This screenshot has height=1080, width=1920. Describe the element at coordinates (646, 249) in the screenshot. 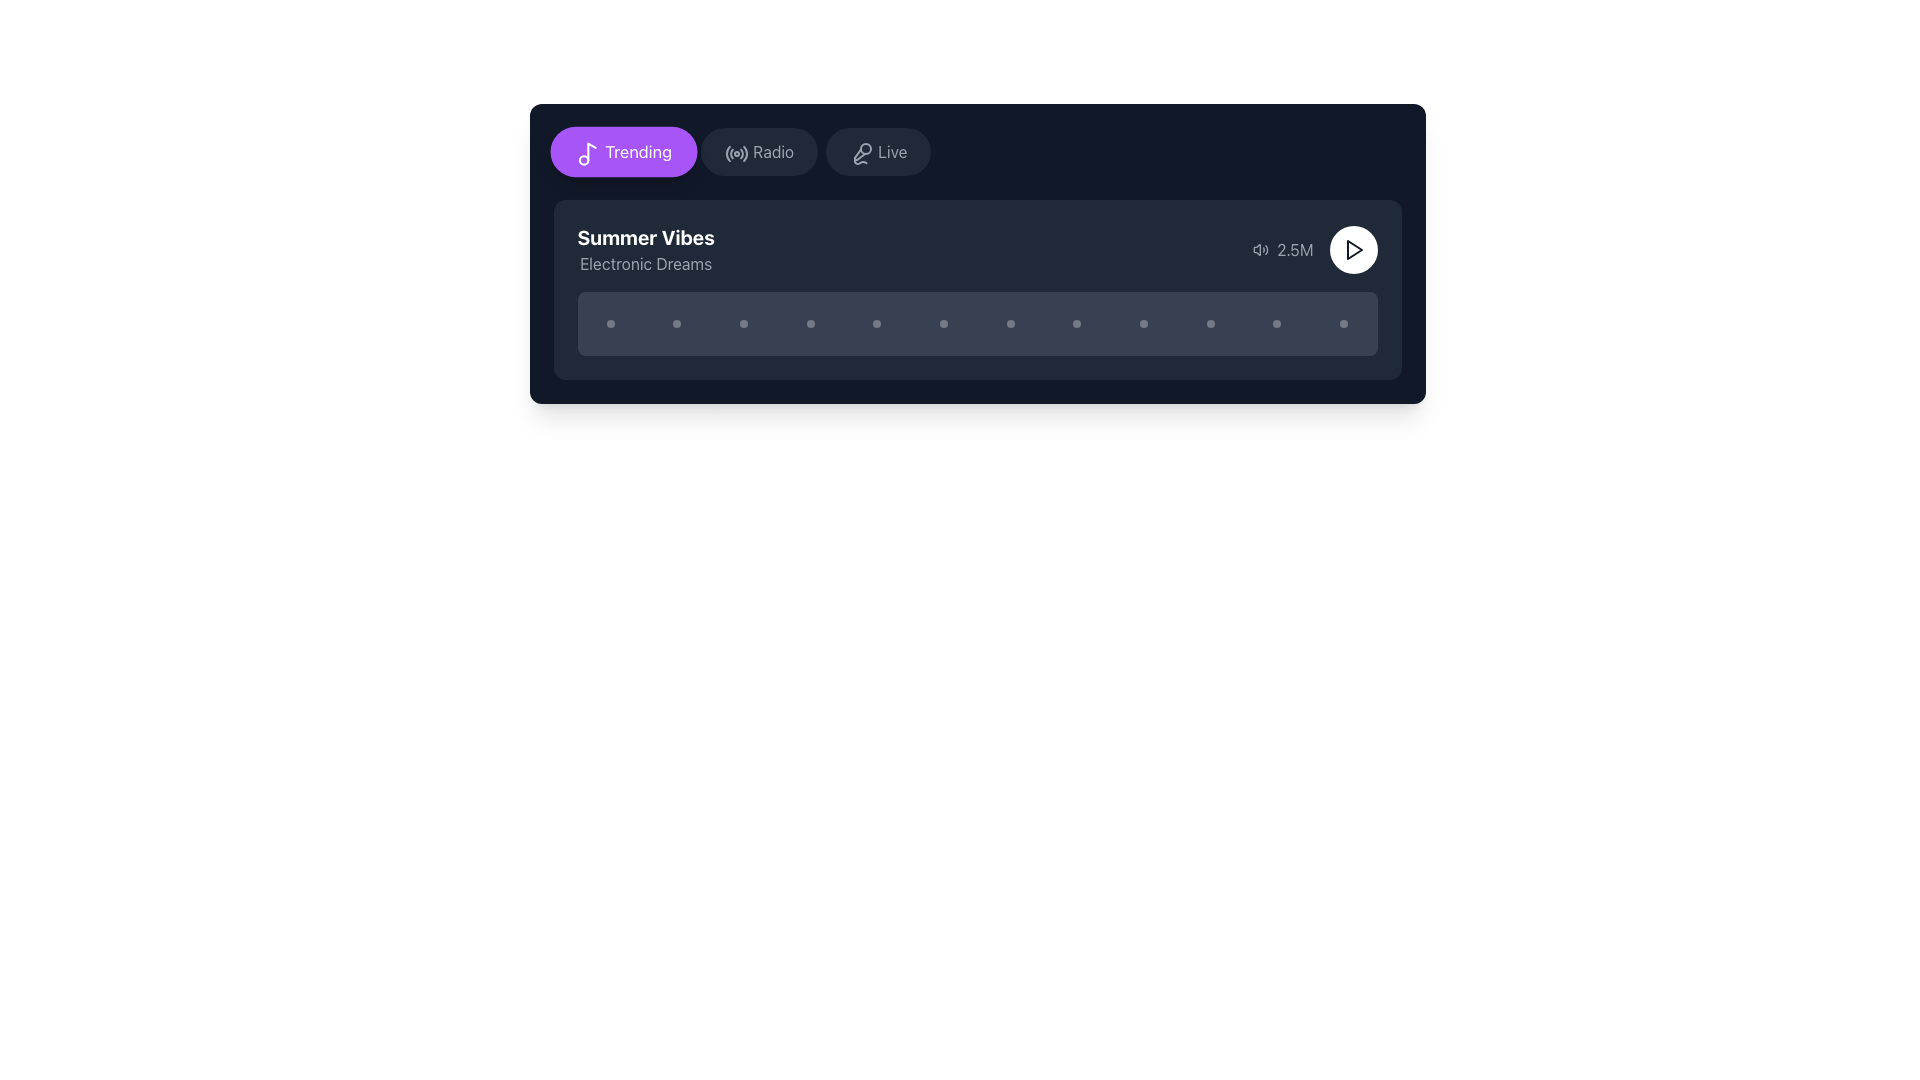

I see `the text block displaying 'Summer Vibes' in bold and 'Electronic Dreams' in smaller gray text, which is positioned in the top left area of the music interface` at that location.